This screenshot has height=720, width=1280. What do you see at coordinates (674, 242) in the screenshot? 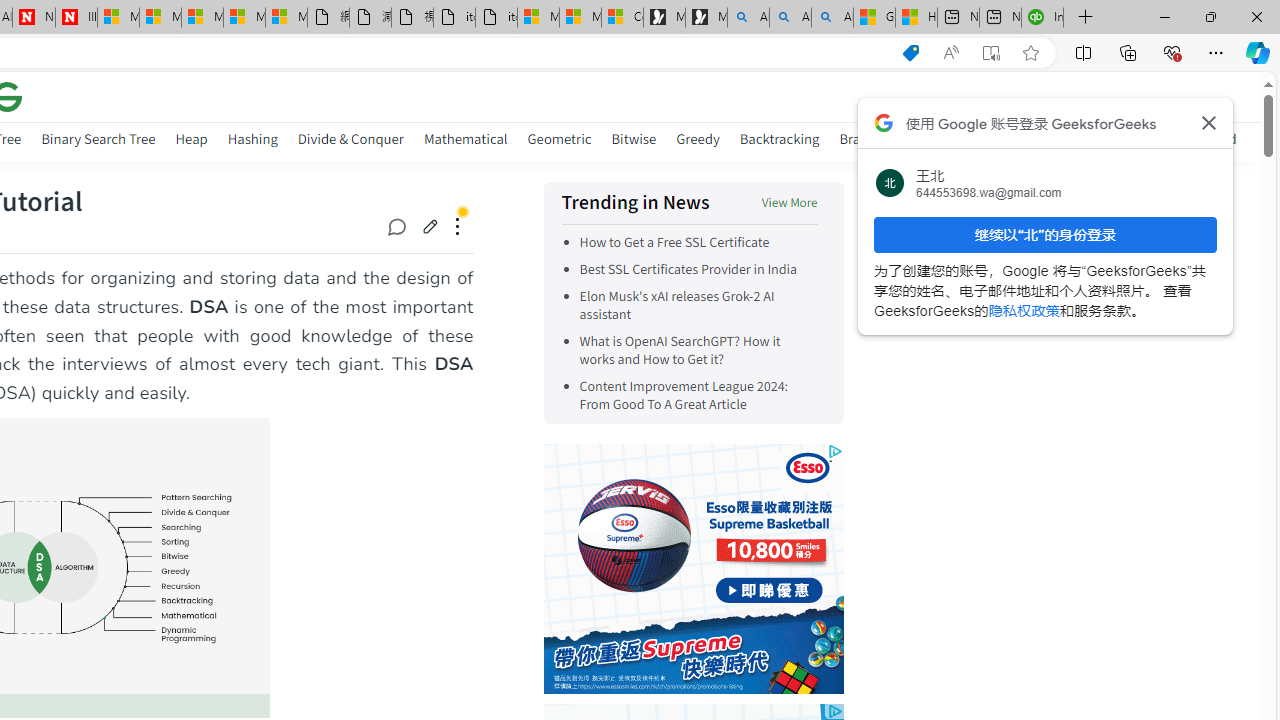
I see `'How to Get a Free SSL Certificate'` at bounding box center [674, 242].